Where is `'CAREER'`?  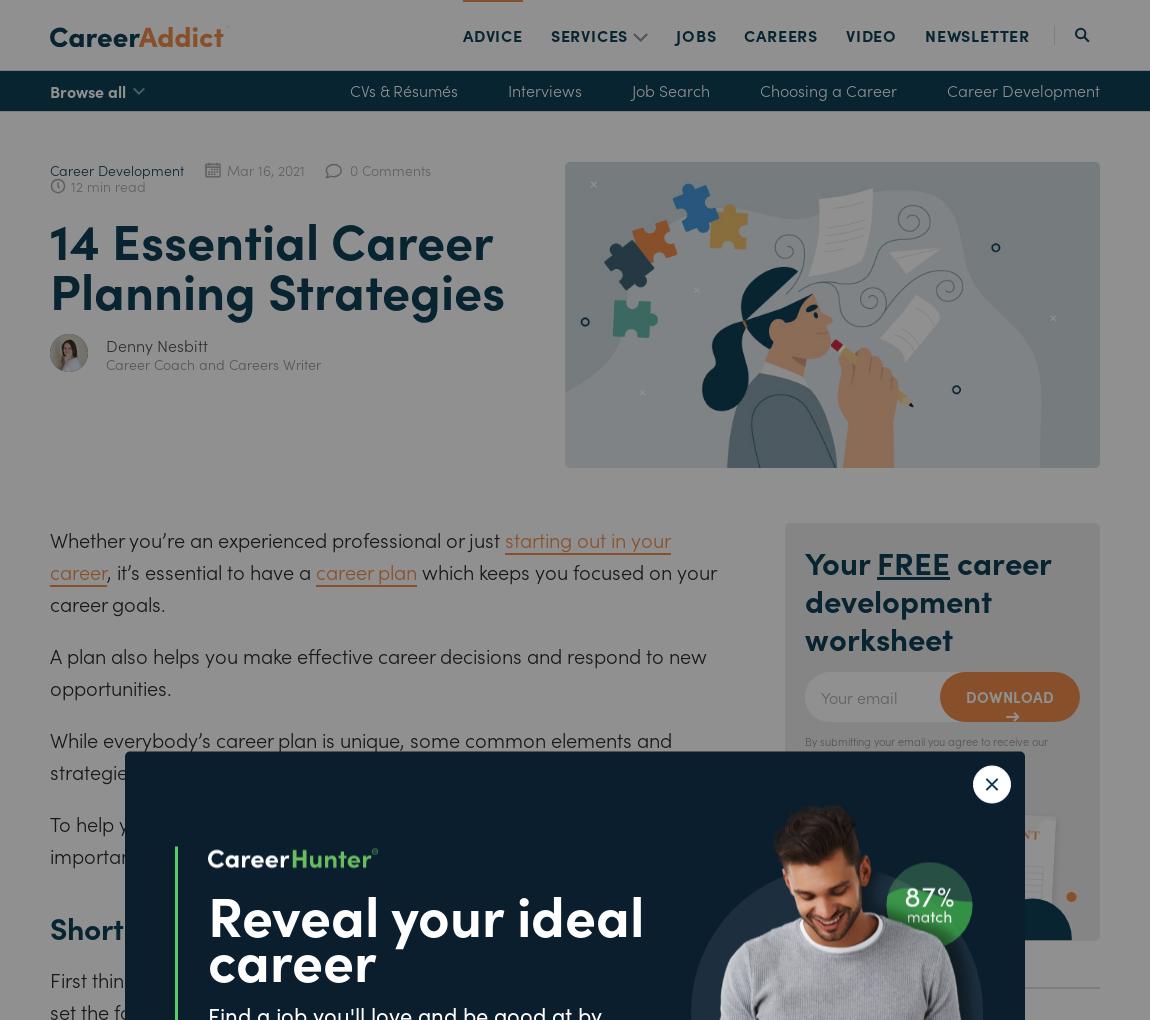
'CAREER' is located at coordinates (775, 33).